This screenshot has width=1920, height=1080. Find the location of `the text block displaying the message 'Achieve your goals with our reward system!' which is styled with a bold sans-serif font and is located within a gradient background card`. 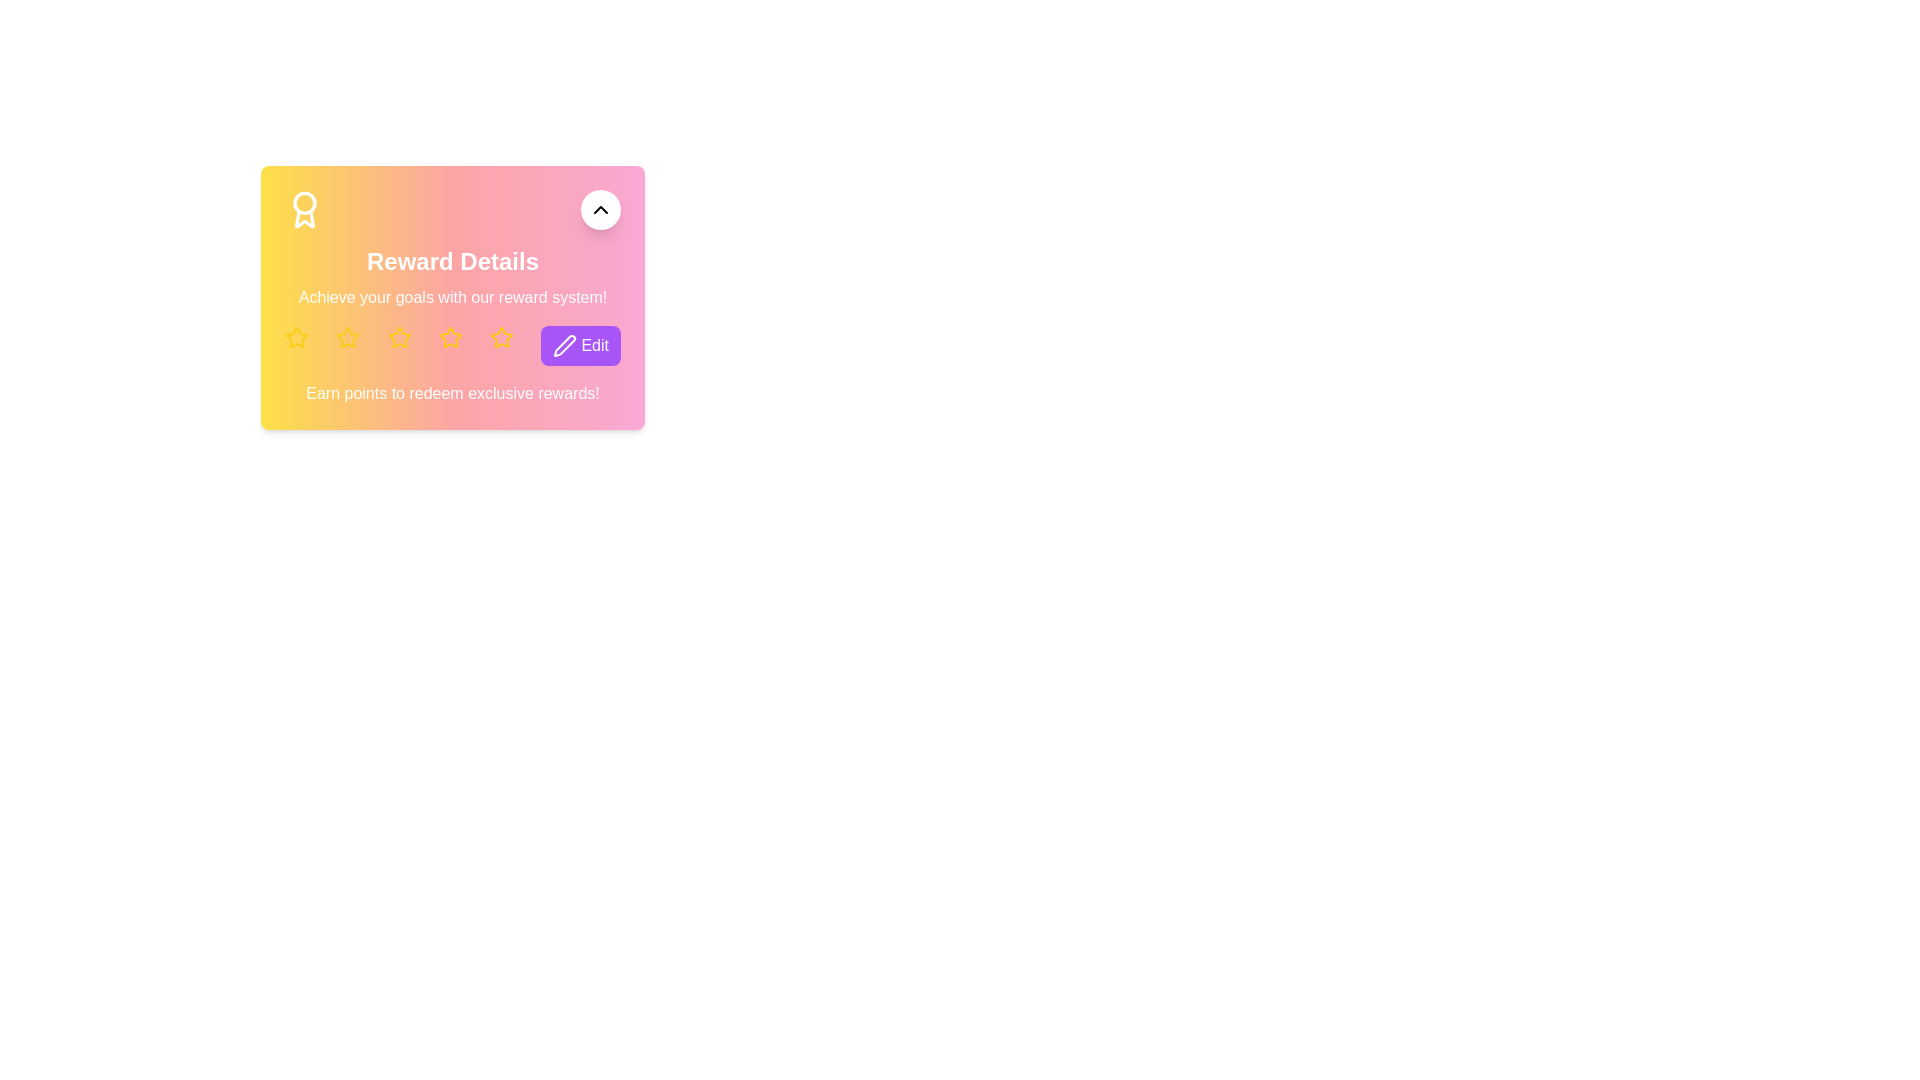

the text block displaying the message 'Achieve your goals with our reward system!' which is styled with a bold sans-serif font and is located within a gradient background card is located at coordinates (451, 297).